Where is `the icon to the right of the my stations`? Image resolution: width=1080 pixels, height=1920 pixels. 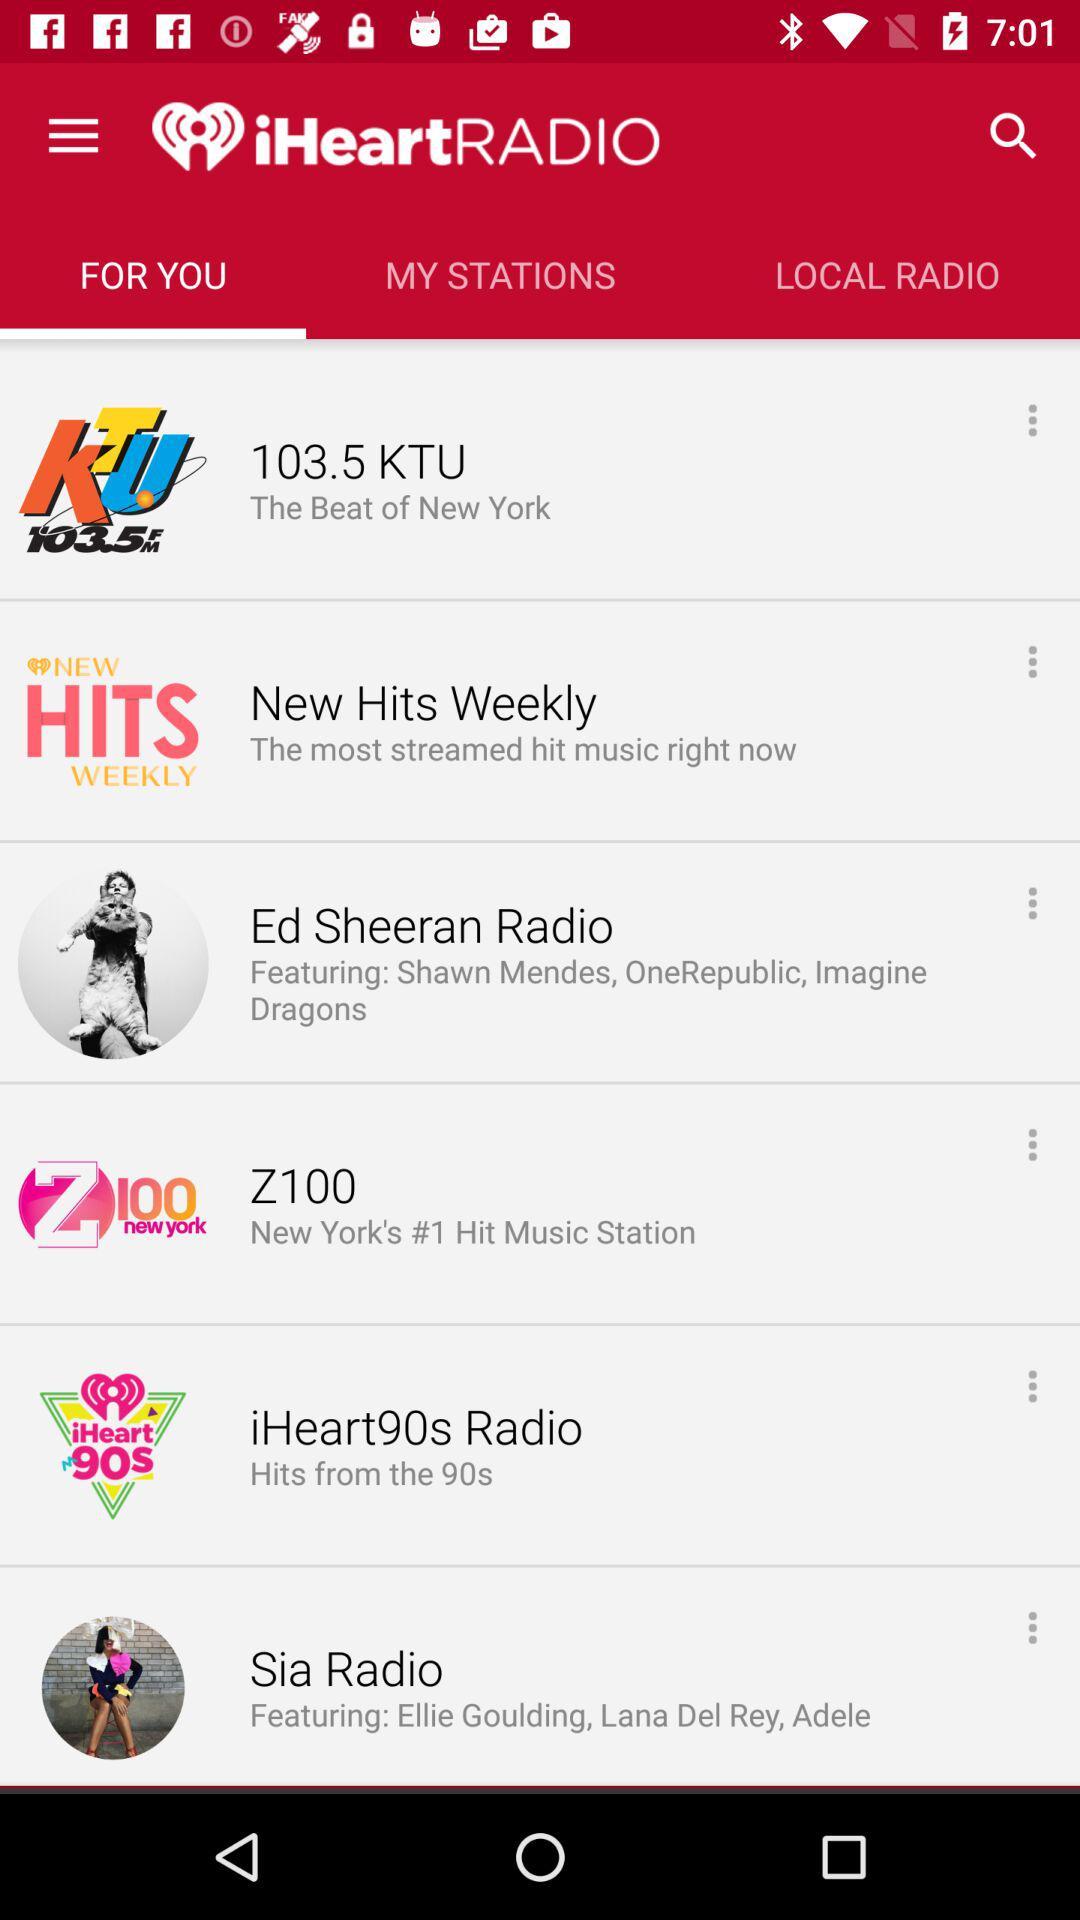 the icon to the right of the my stations is located at coordinates (1014, 135).